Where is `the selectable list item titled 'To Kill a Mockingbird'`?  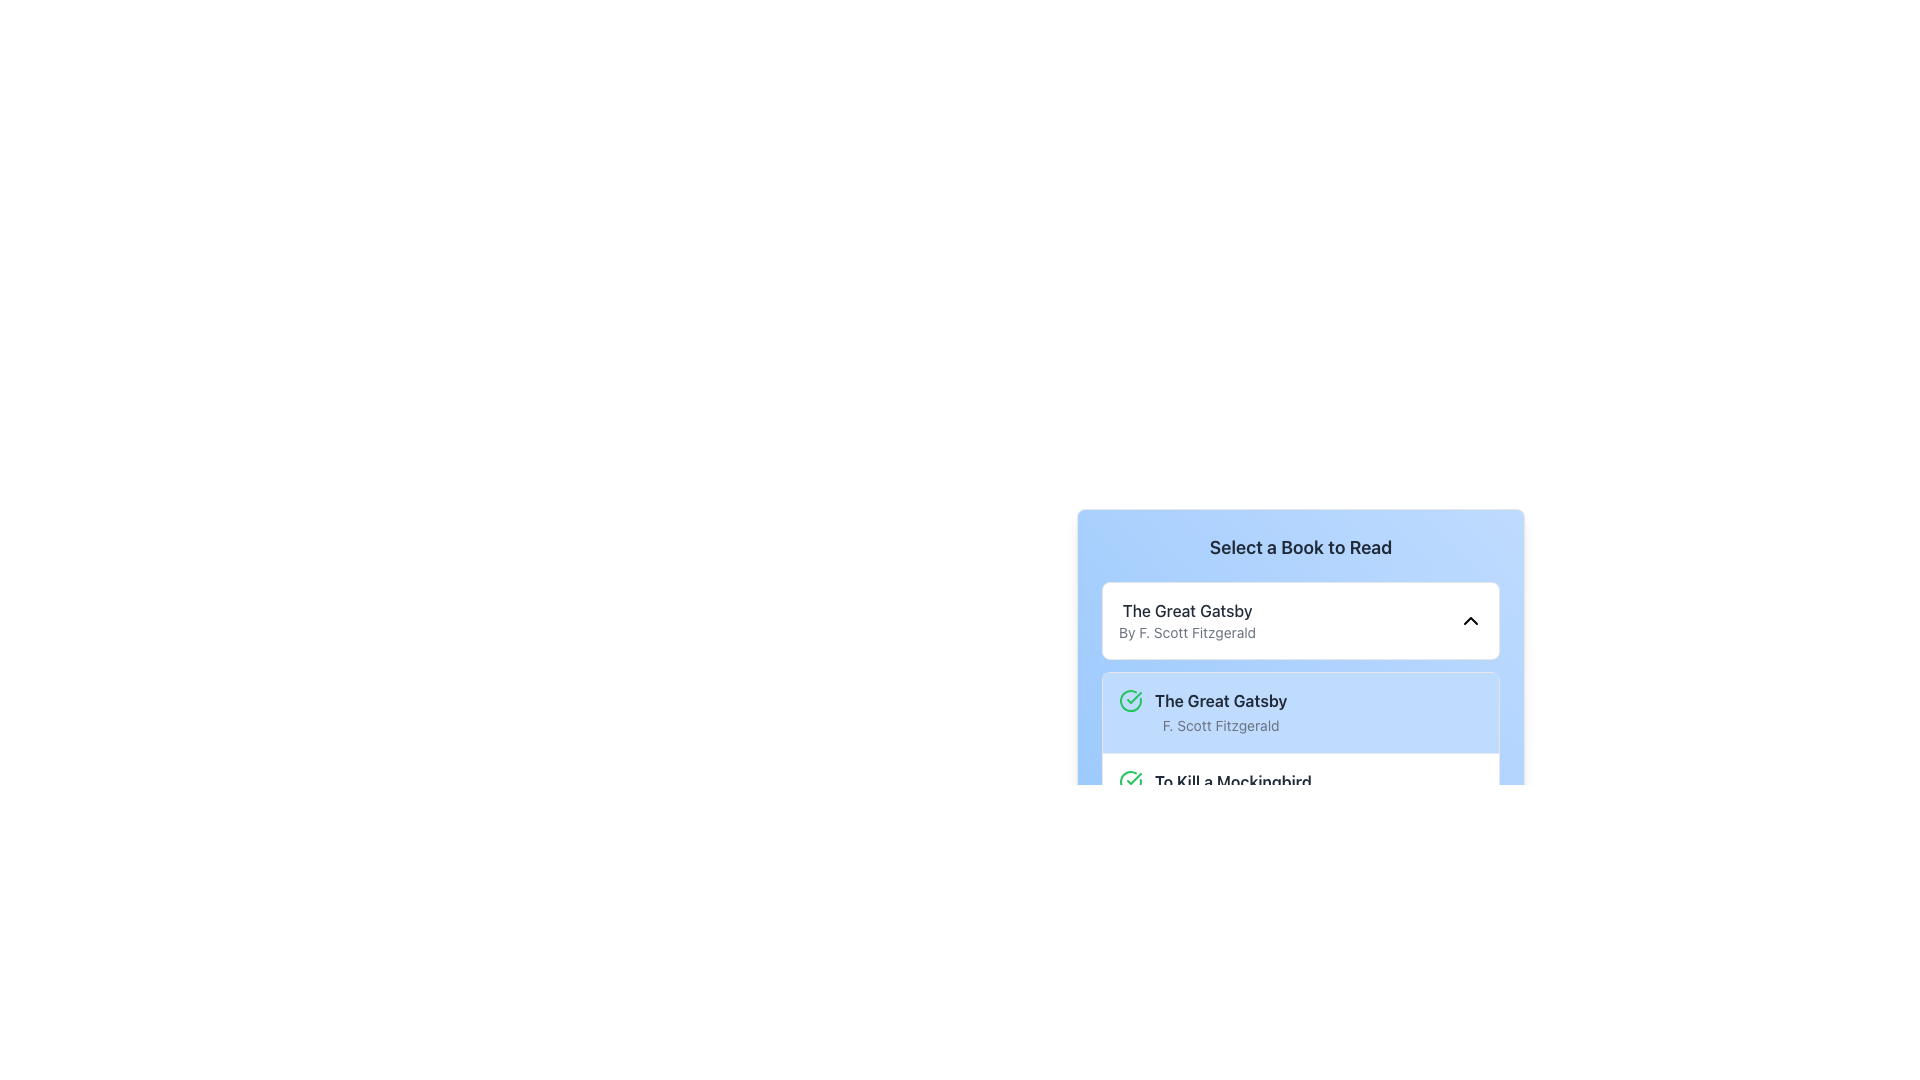 the selectable list item titled 'To Kill a Mockingbird' is located at coordinates (1300, 792).